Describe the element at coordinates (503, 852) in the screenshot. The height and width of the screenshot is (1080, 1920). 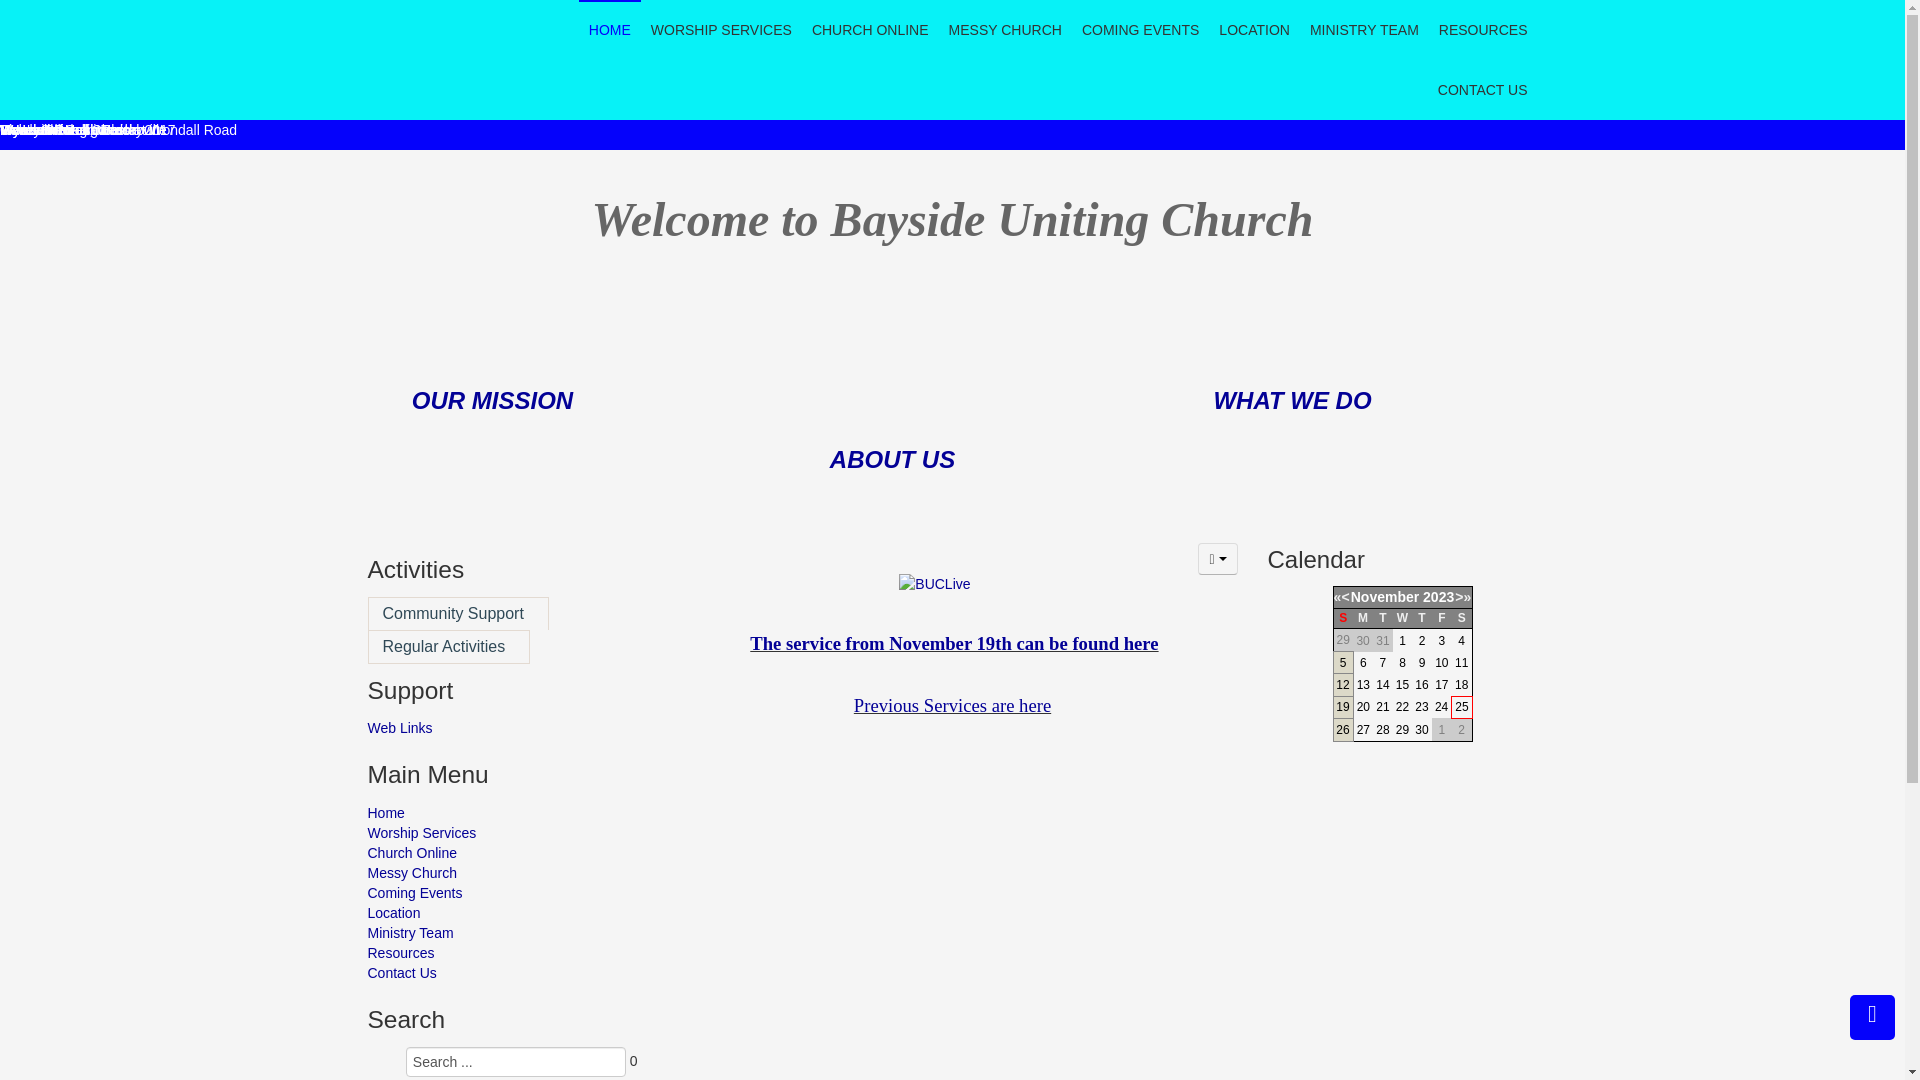
I see `'Church Online'` at that location.